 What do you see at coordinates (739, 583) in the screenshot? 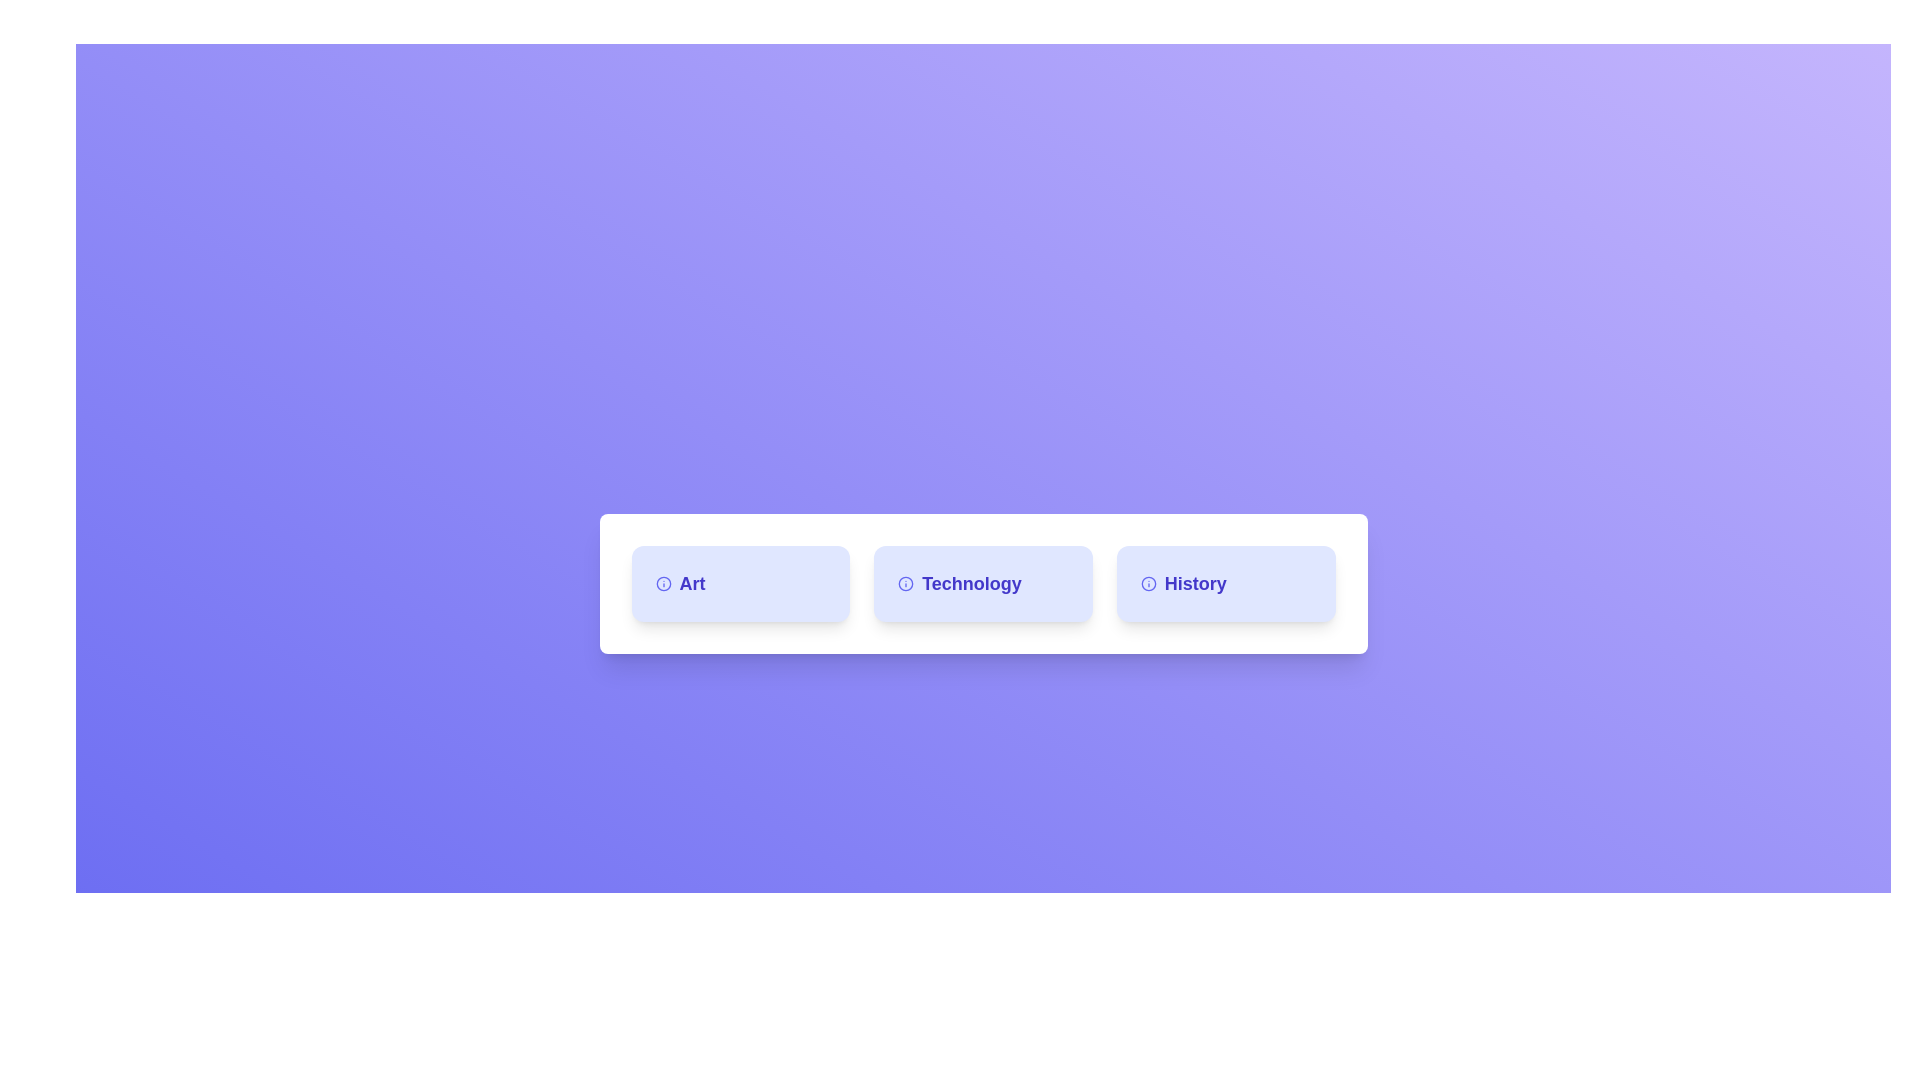
I see `the selectable option card labeled 'Art', which is the first item in a row of three options including 'Technology' and 'History'` at bounding box center [739, 583].